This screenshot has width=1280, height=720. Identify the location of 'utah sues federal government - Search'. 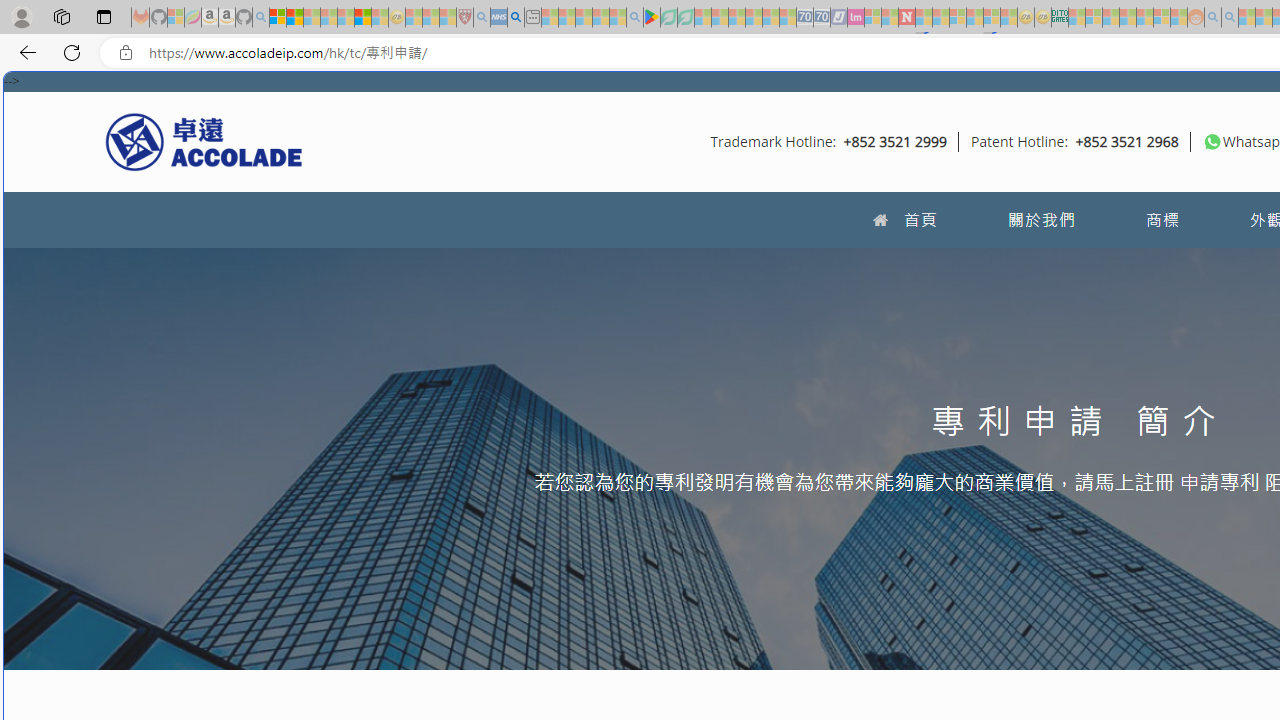
(515, 17).